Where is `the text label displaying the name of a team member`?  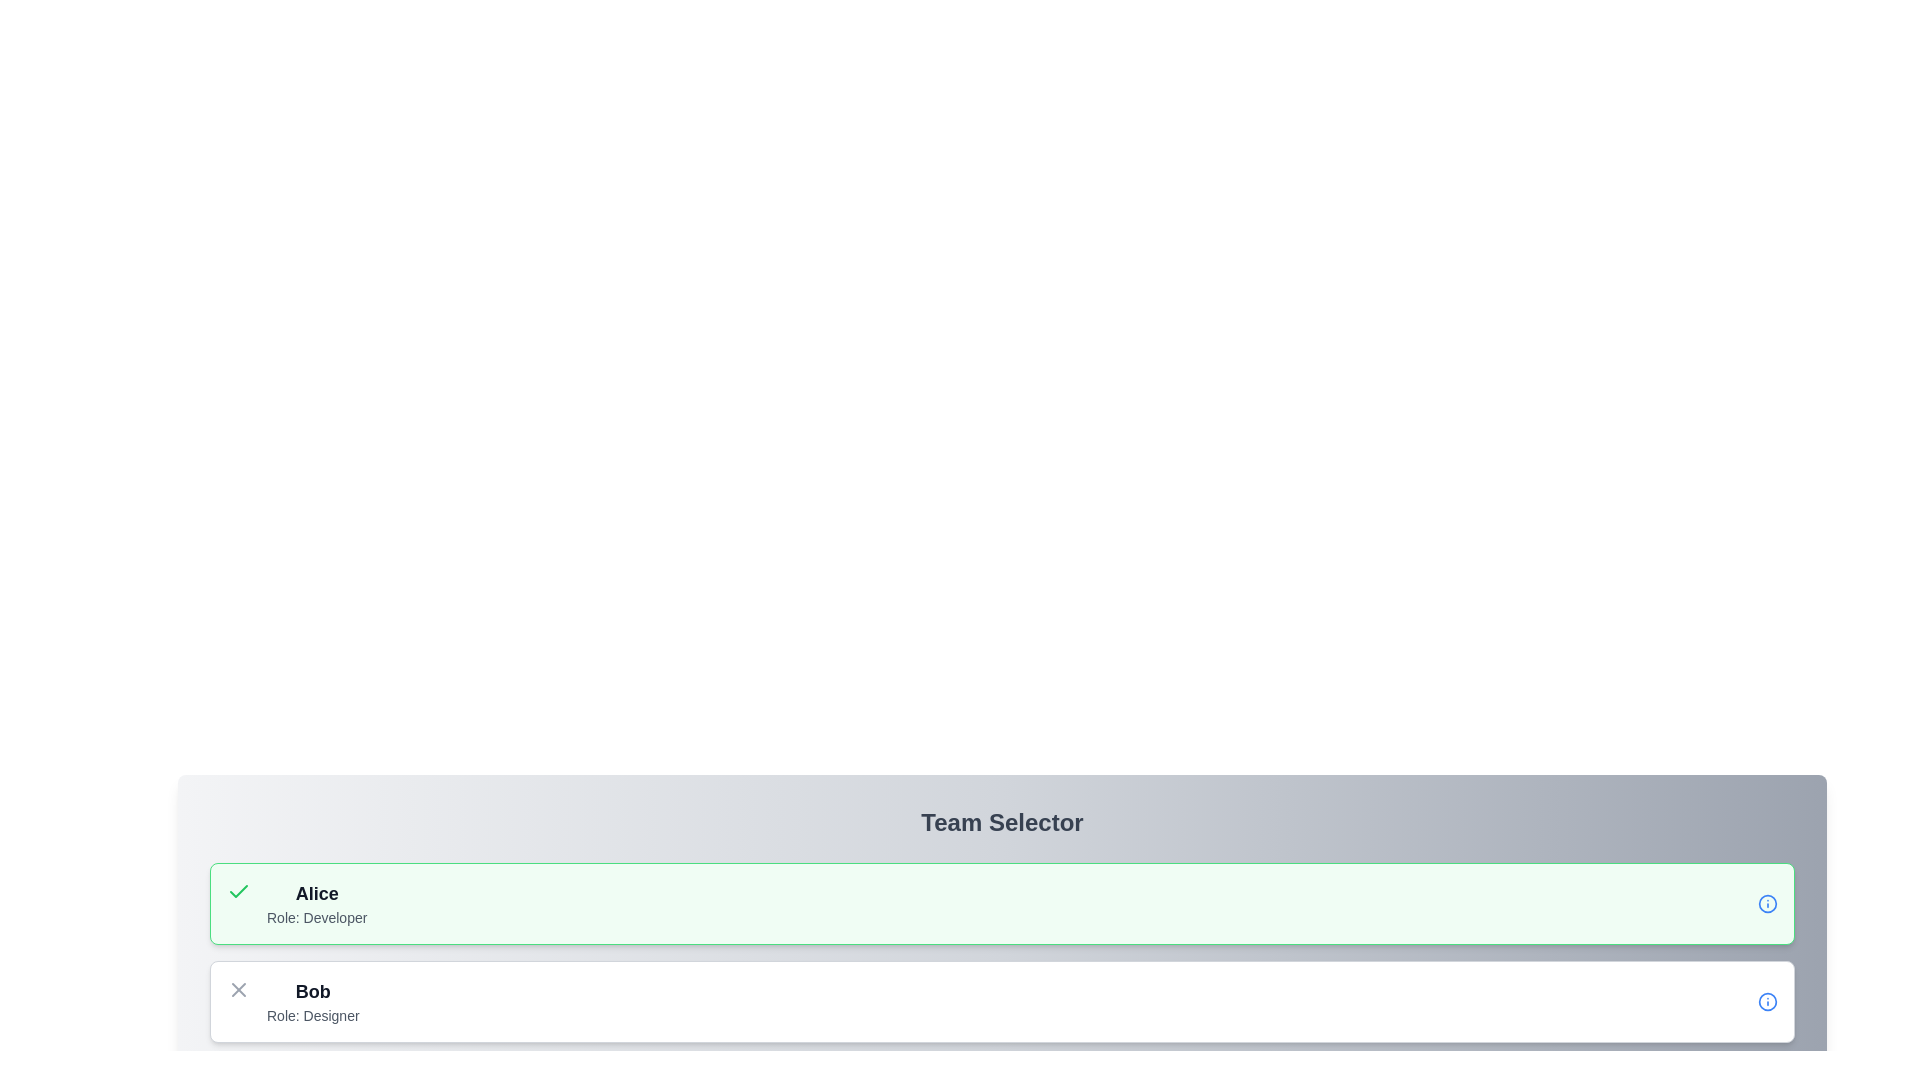 the text label displaying the name of a team member is located at coordinates (316, 893).